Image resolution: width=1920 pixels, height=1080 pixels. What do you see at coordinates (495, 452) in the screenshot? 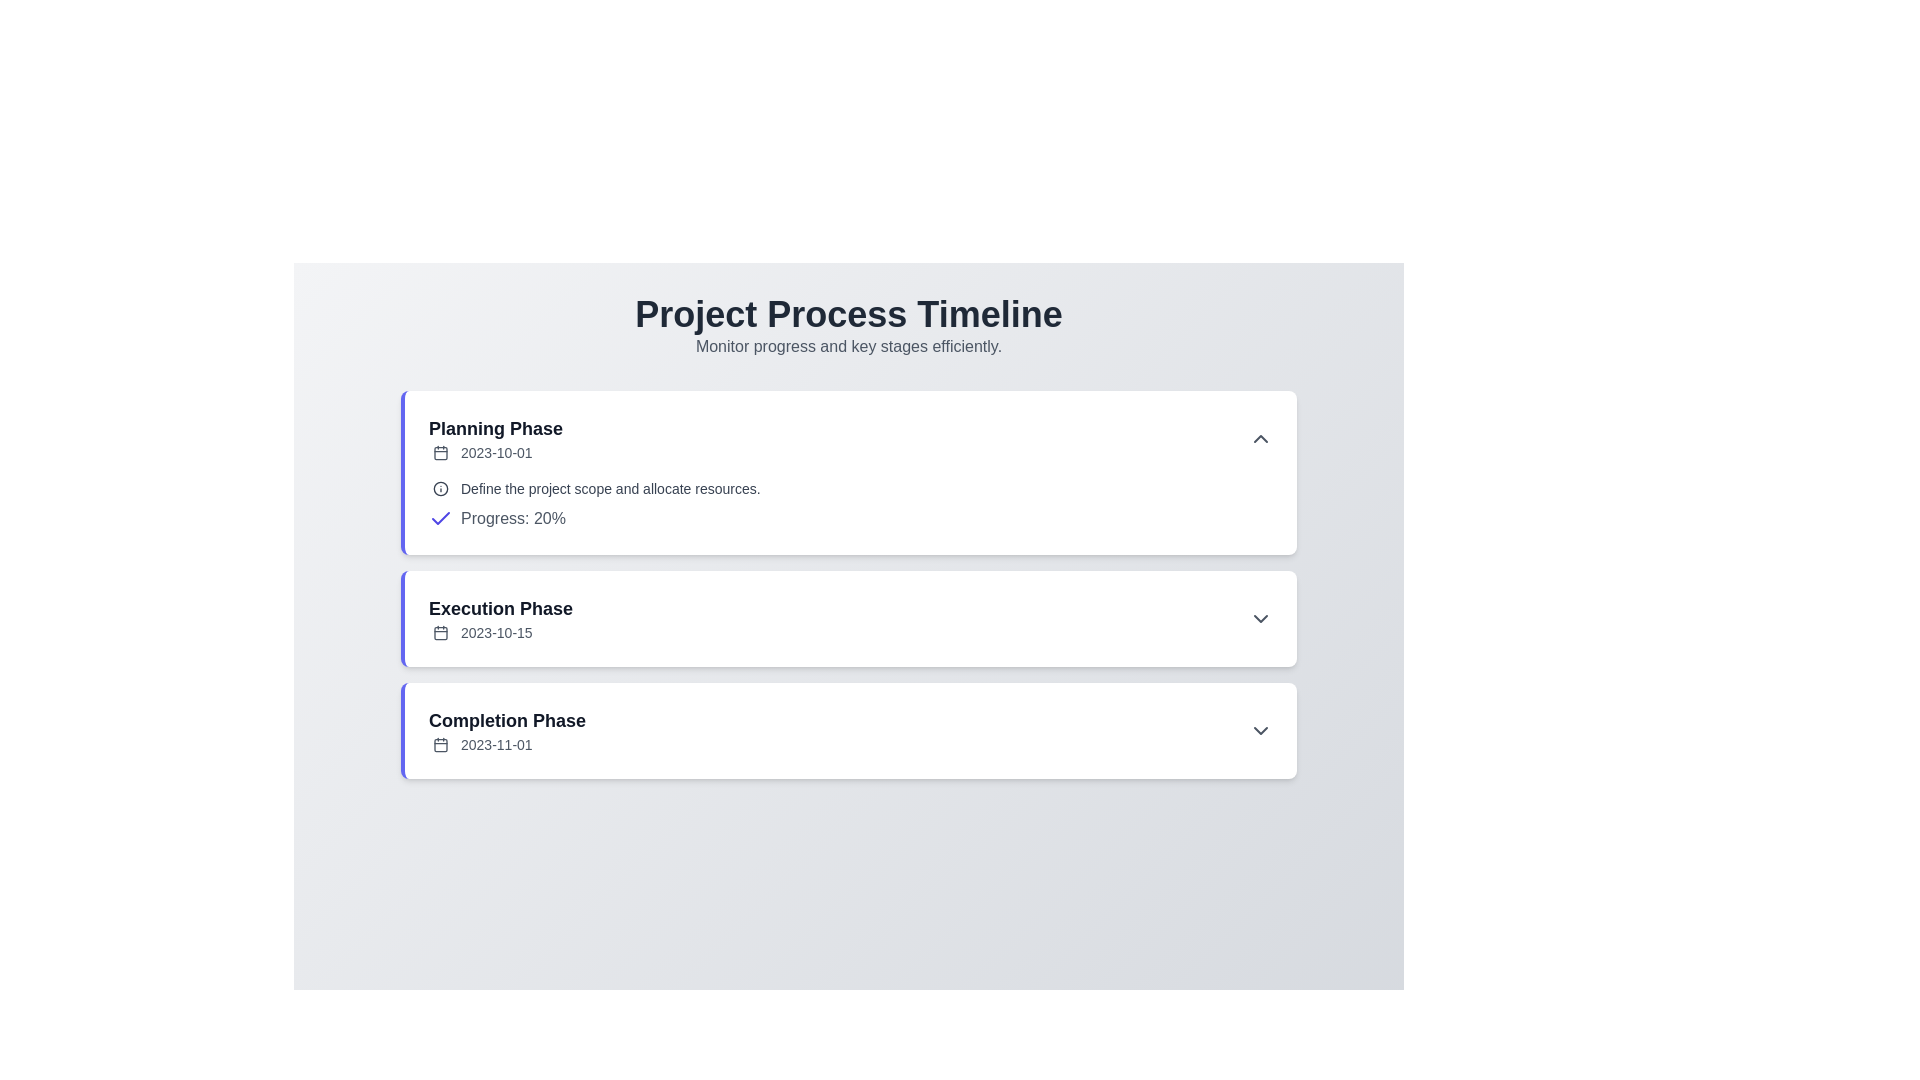
I see `the date element '2023-10-01' which is displayed alongside a calendar icon in the 'Planning Phase' section` at bounding box center [495, 452].